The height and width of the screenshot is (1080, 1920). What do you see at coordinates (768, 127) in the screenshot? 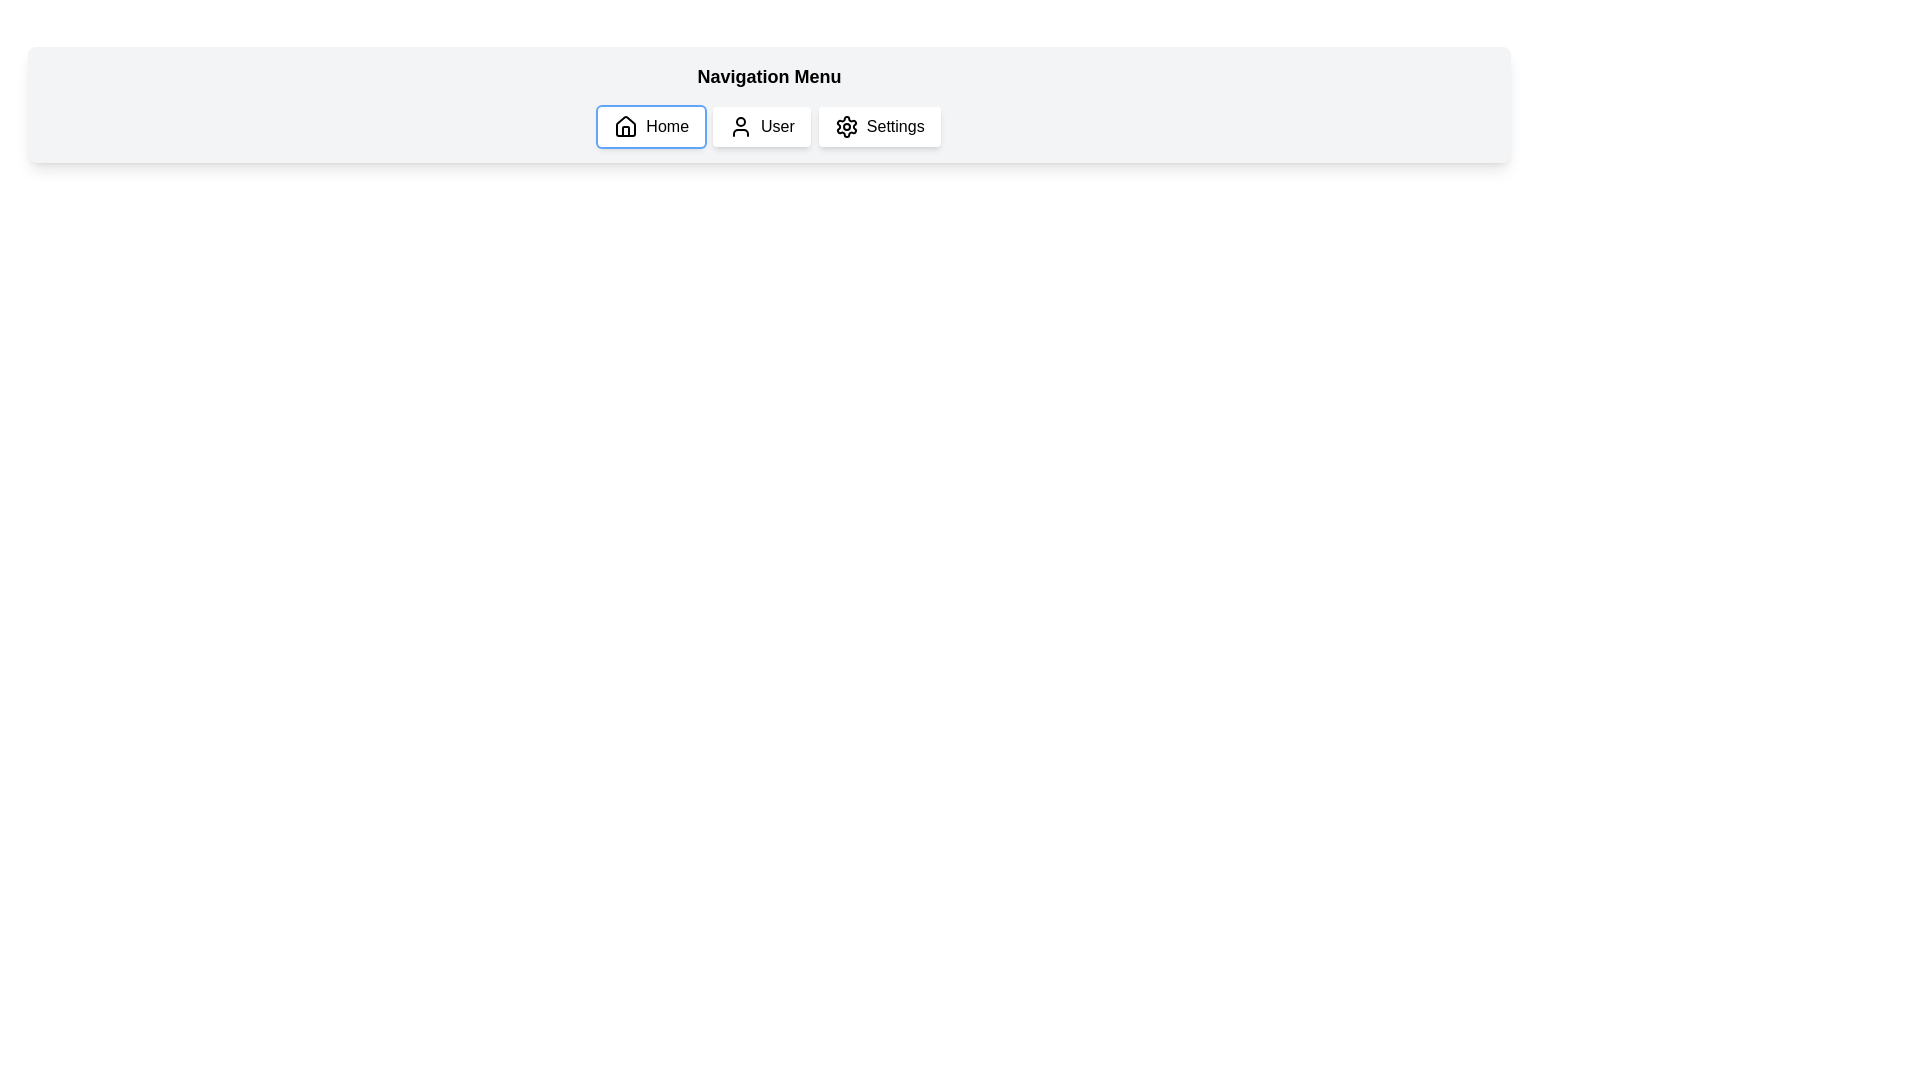
I see `the 'User' button in the Navigation Bar, which is styled with a white background and located in the center of the three buttons` at bounding box center [768, 127].